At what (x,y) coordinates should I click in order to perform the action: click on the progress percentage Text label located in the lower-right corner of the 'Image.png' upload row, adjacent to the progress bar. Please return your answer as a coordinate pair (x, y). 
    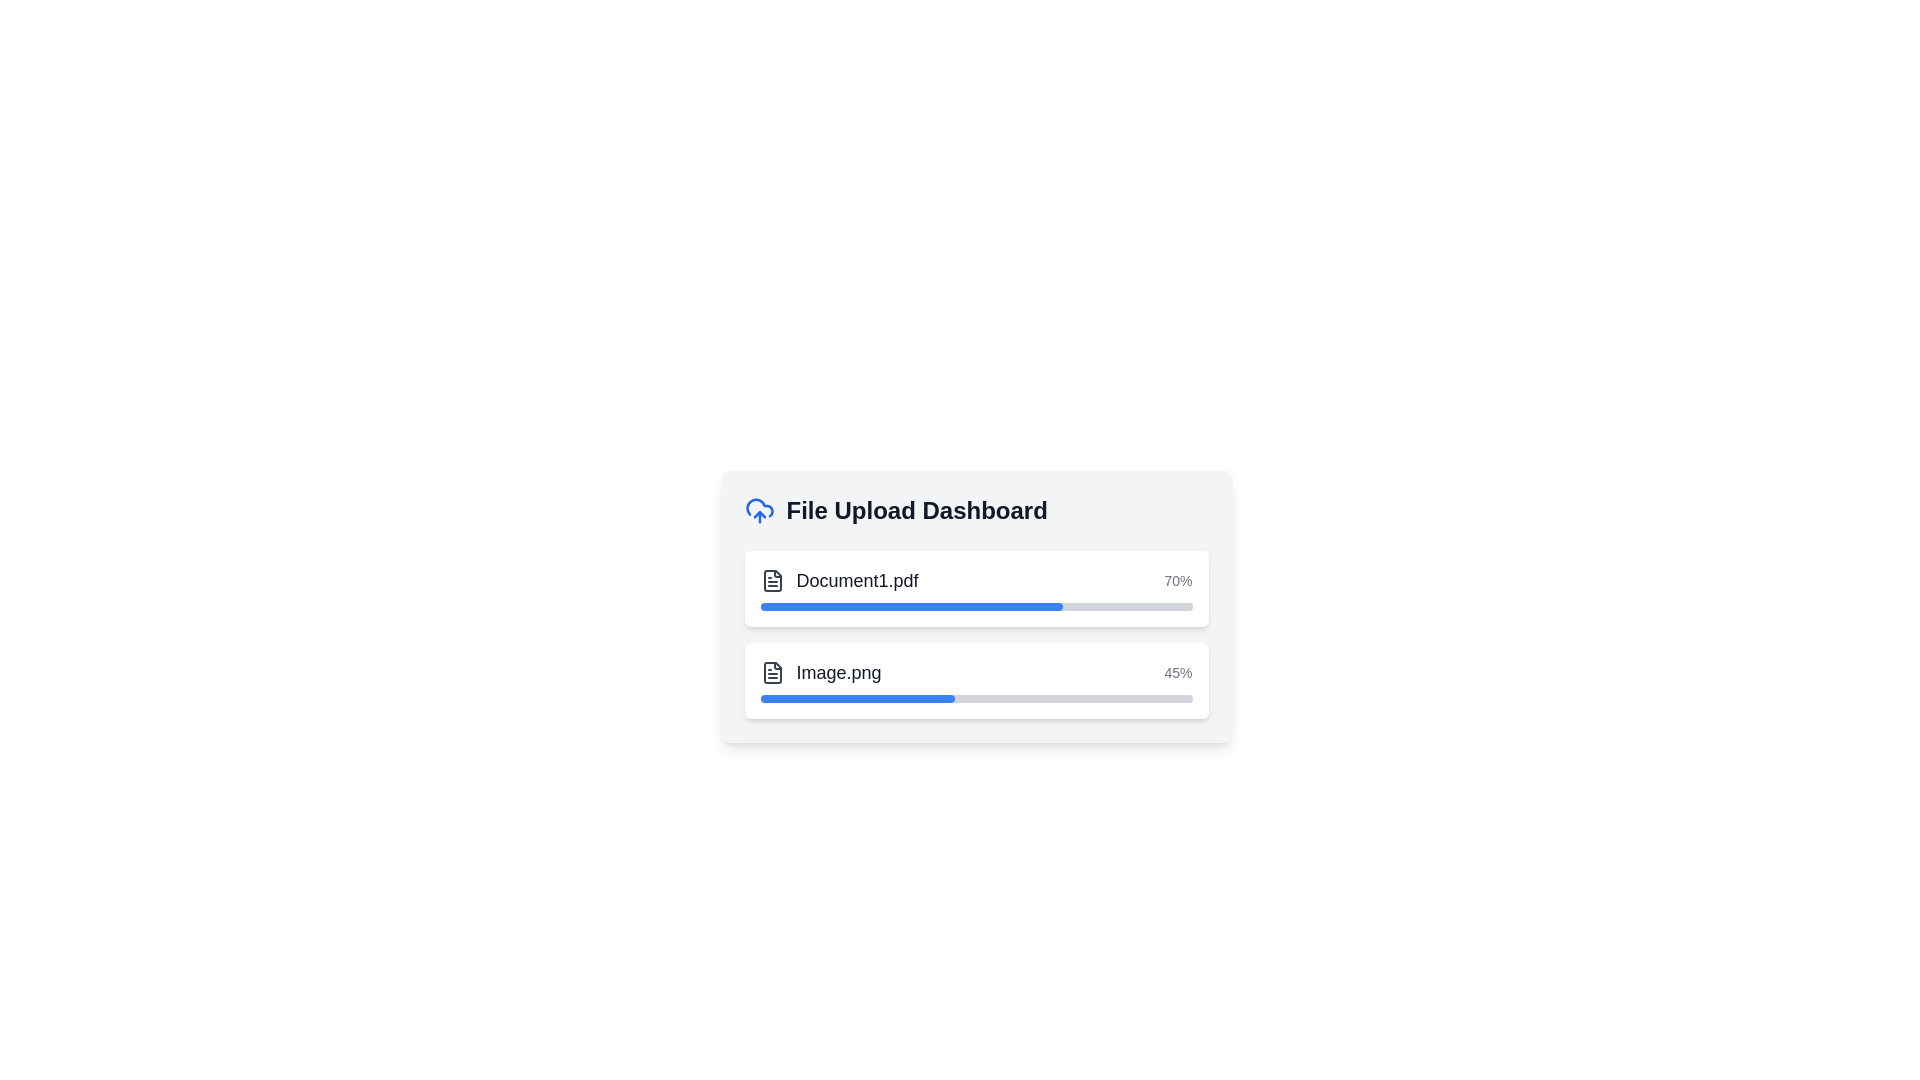
    Looking at the image, I should click on (1178, 672).